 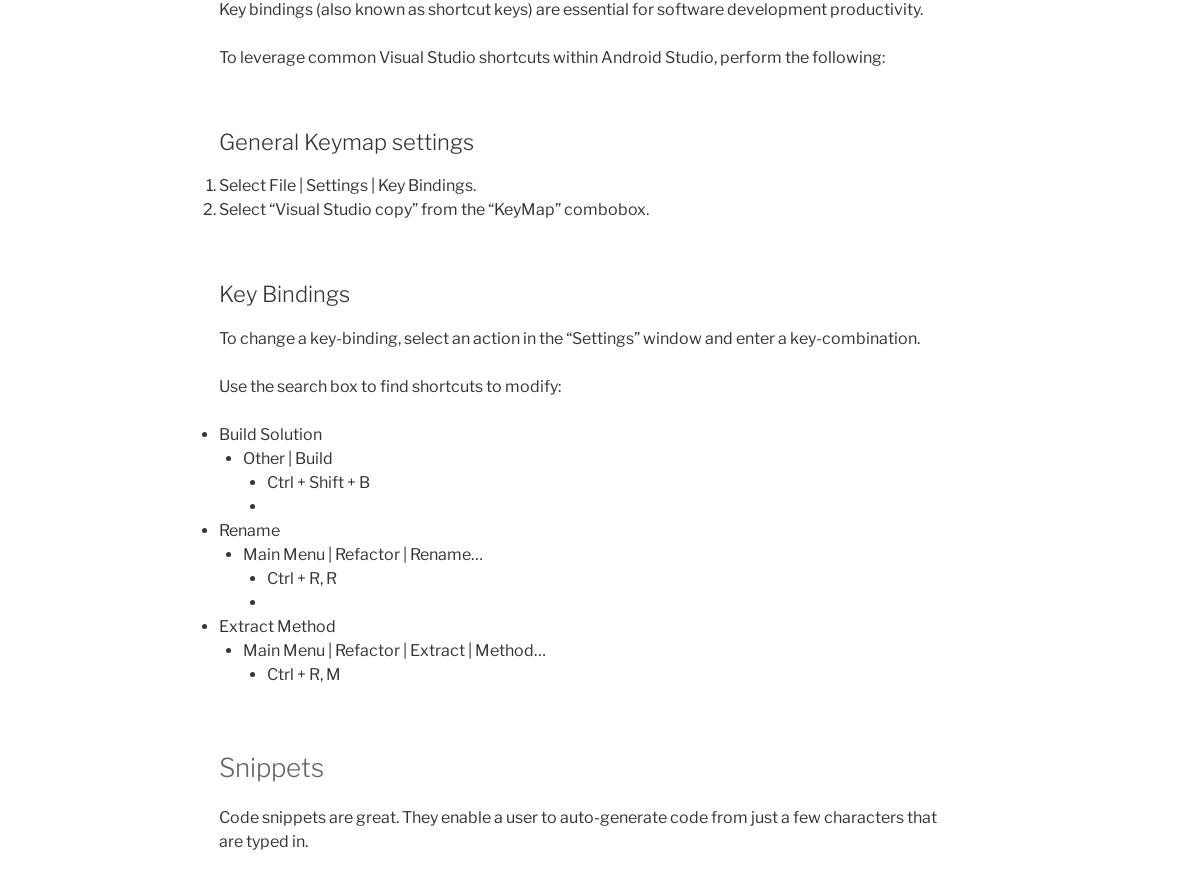 I want to click on 'Select “Visual Studio copy” from the “KeyMap” combobox.', so click(x=433, y=208).